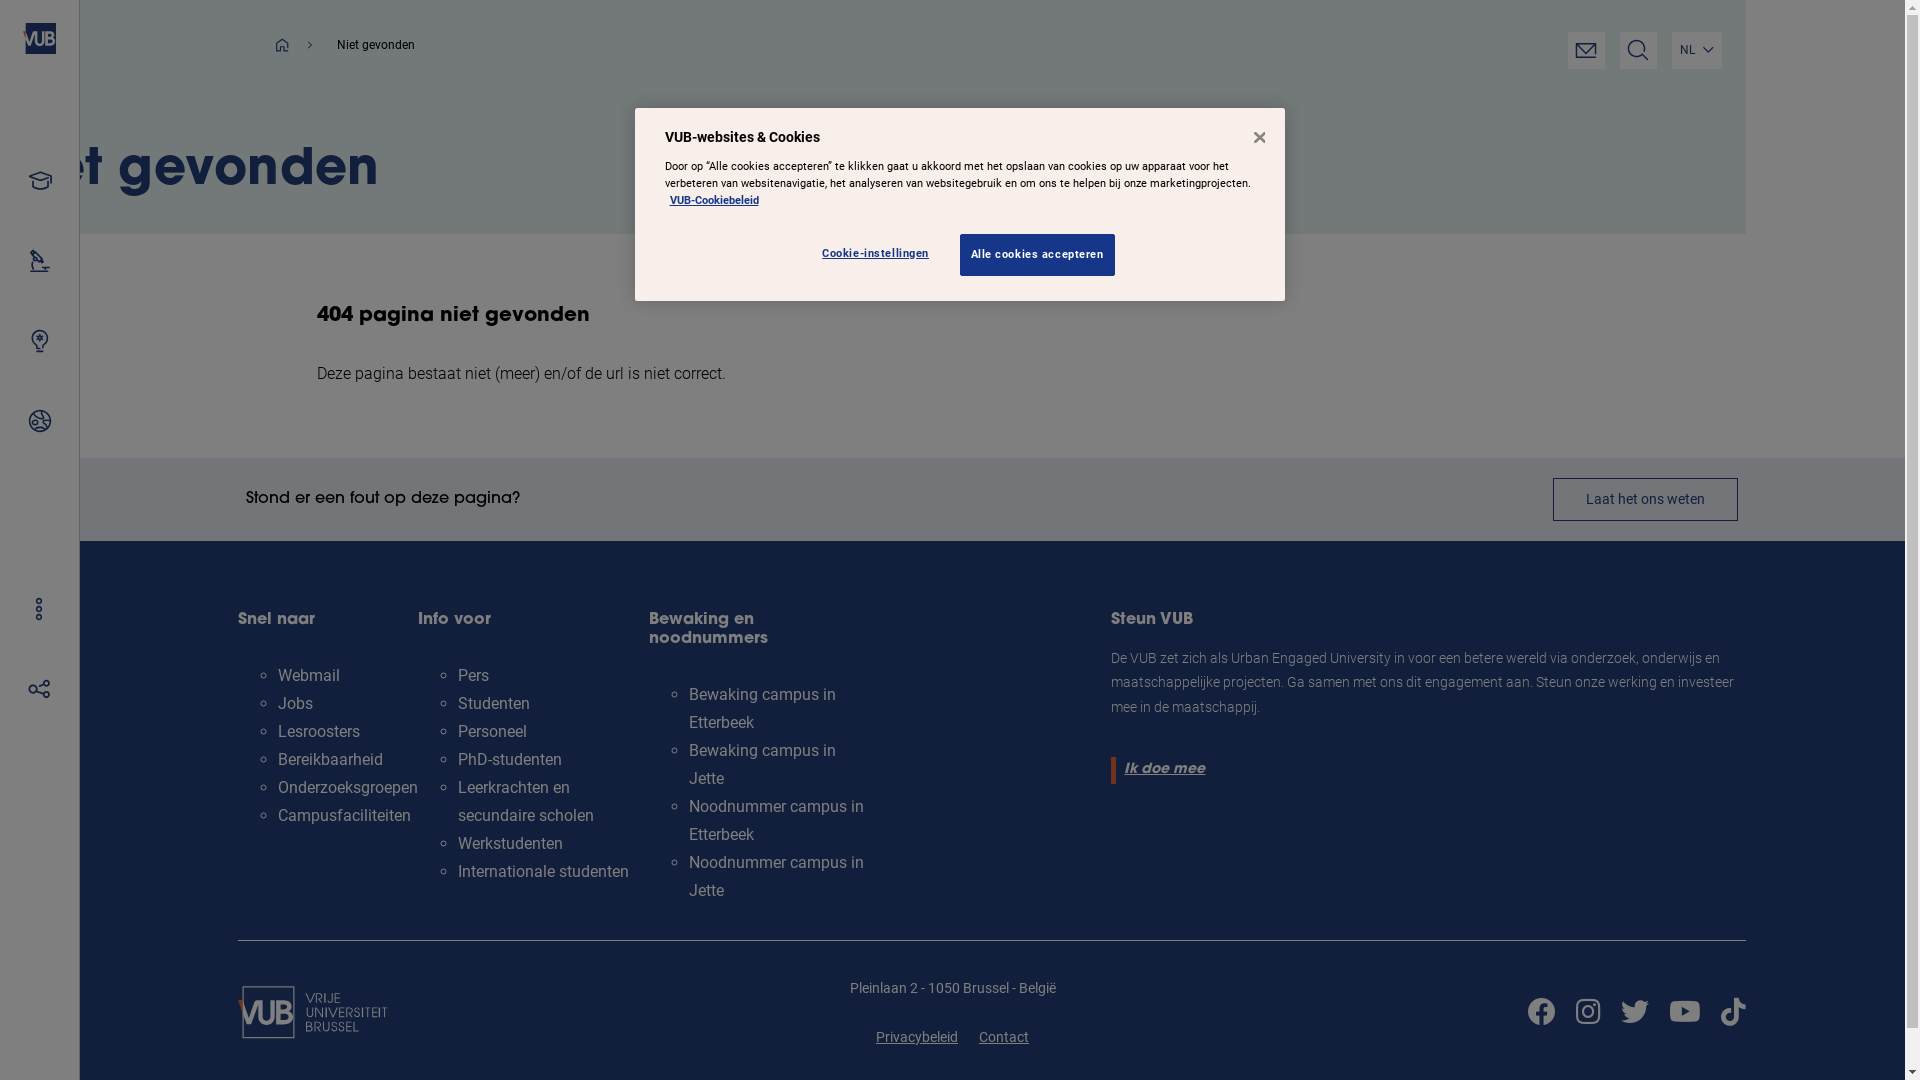 The image size is (1920, 1080). I want to click on 'PhD-studenten', so click(509, 759).